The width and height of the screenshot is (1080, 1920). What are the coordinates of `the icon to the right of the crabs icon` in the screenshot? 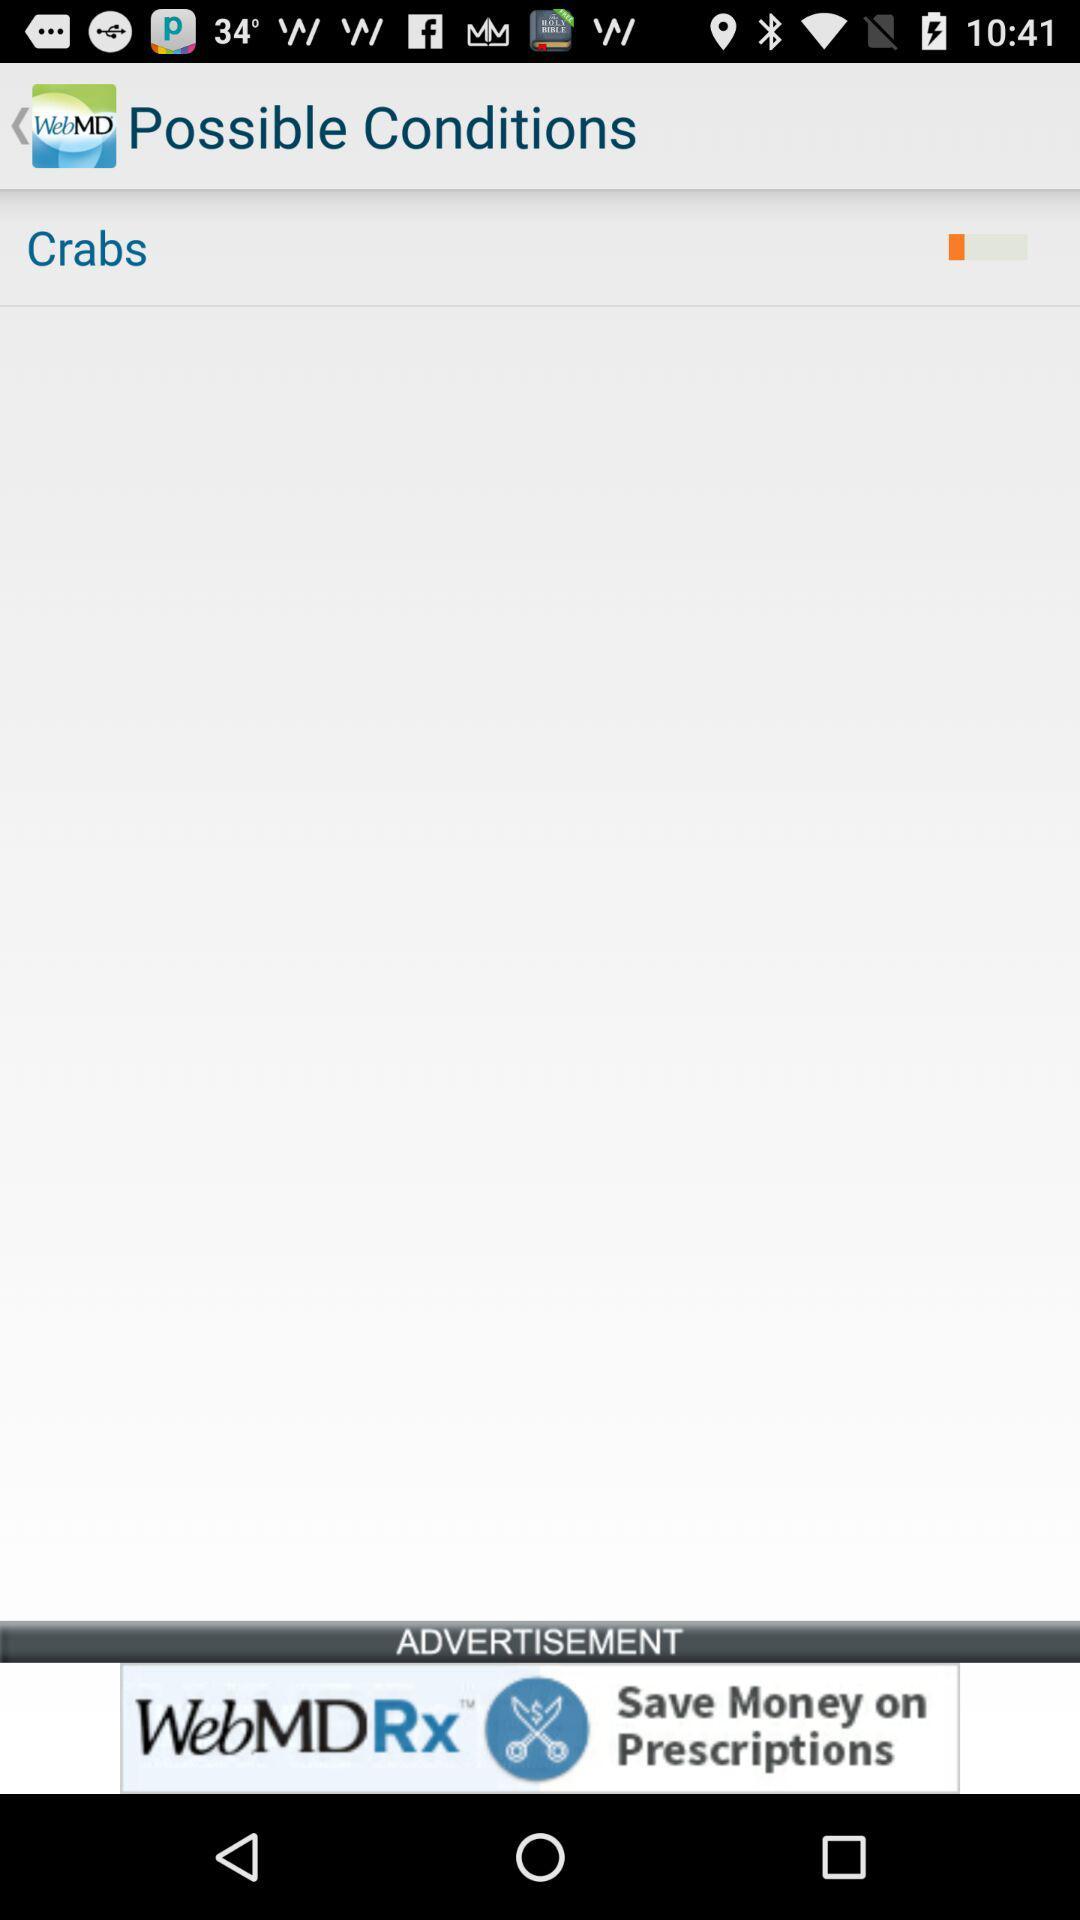 It's located at (987, 246).